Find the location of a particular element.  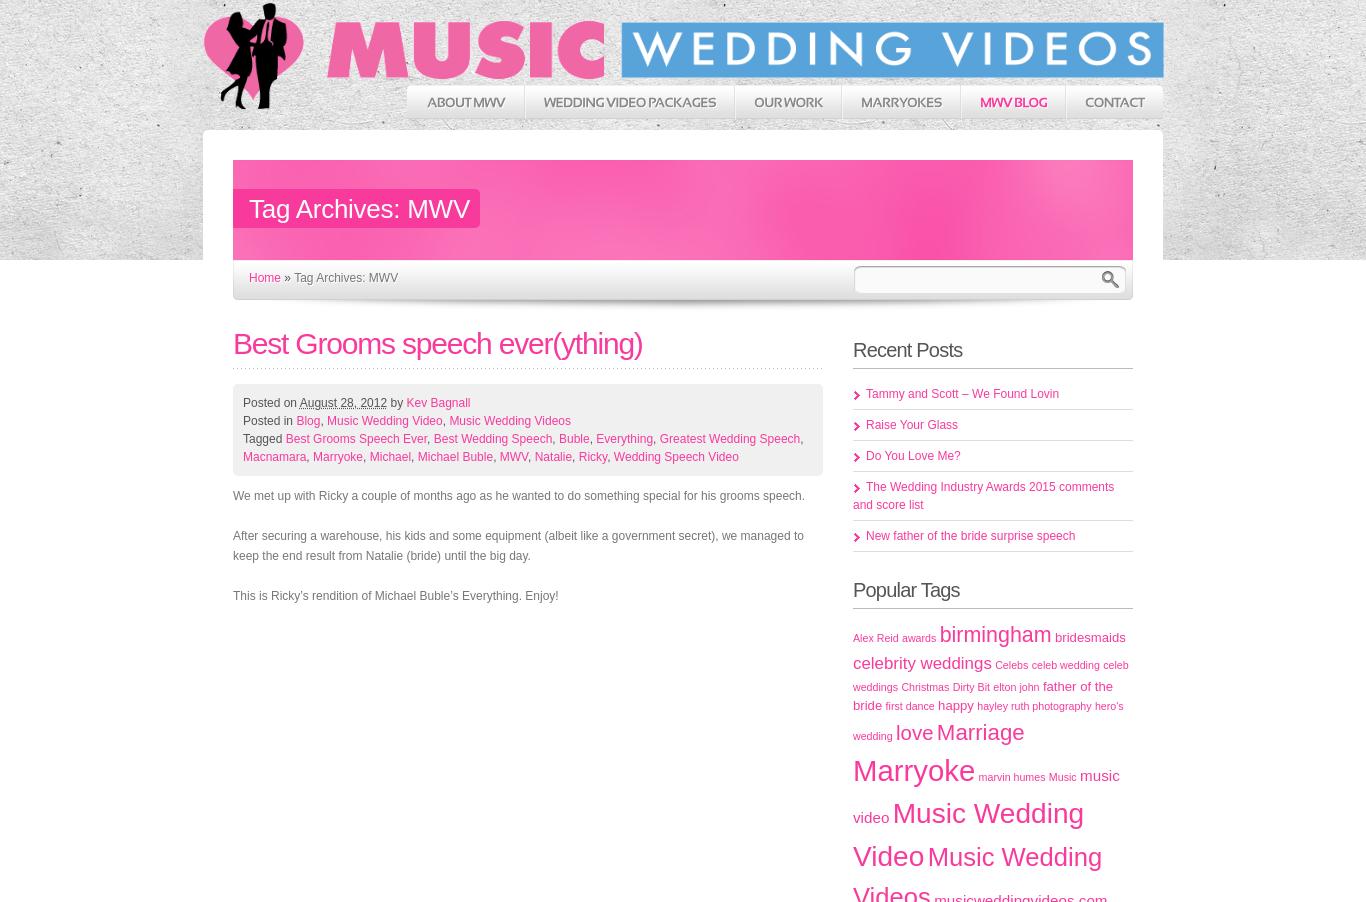

'Michael Buble' is located at coordinates (454, 456).